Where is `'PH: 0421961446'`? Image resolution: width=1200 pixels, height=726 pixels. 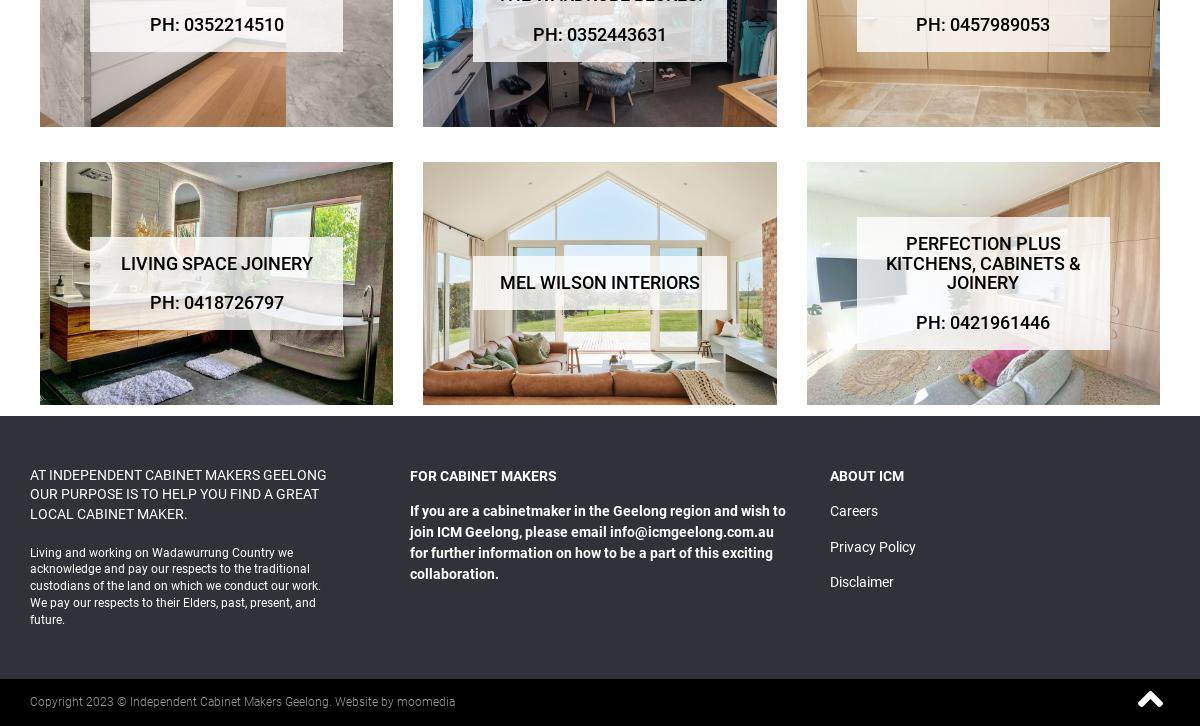
'PH: 0421961446' is located at coordinates (983, 321).